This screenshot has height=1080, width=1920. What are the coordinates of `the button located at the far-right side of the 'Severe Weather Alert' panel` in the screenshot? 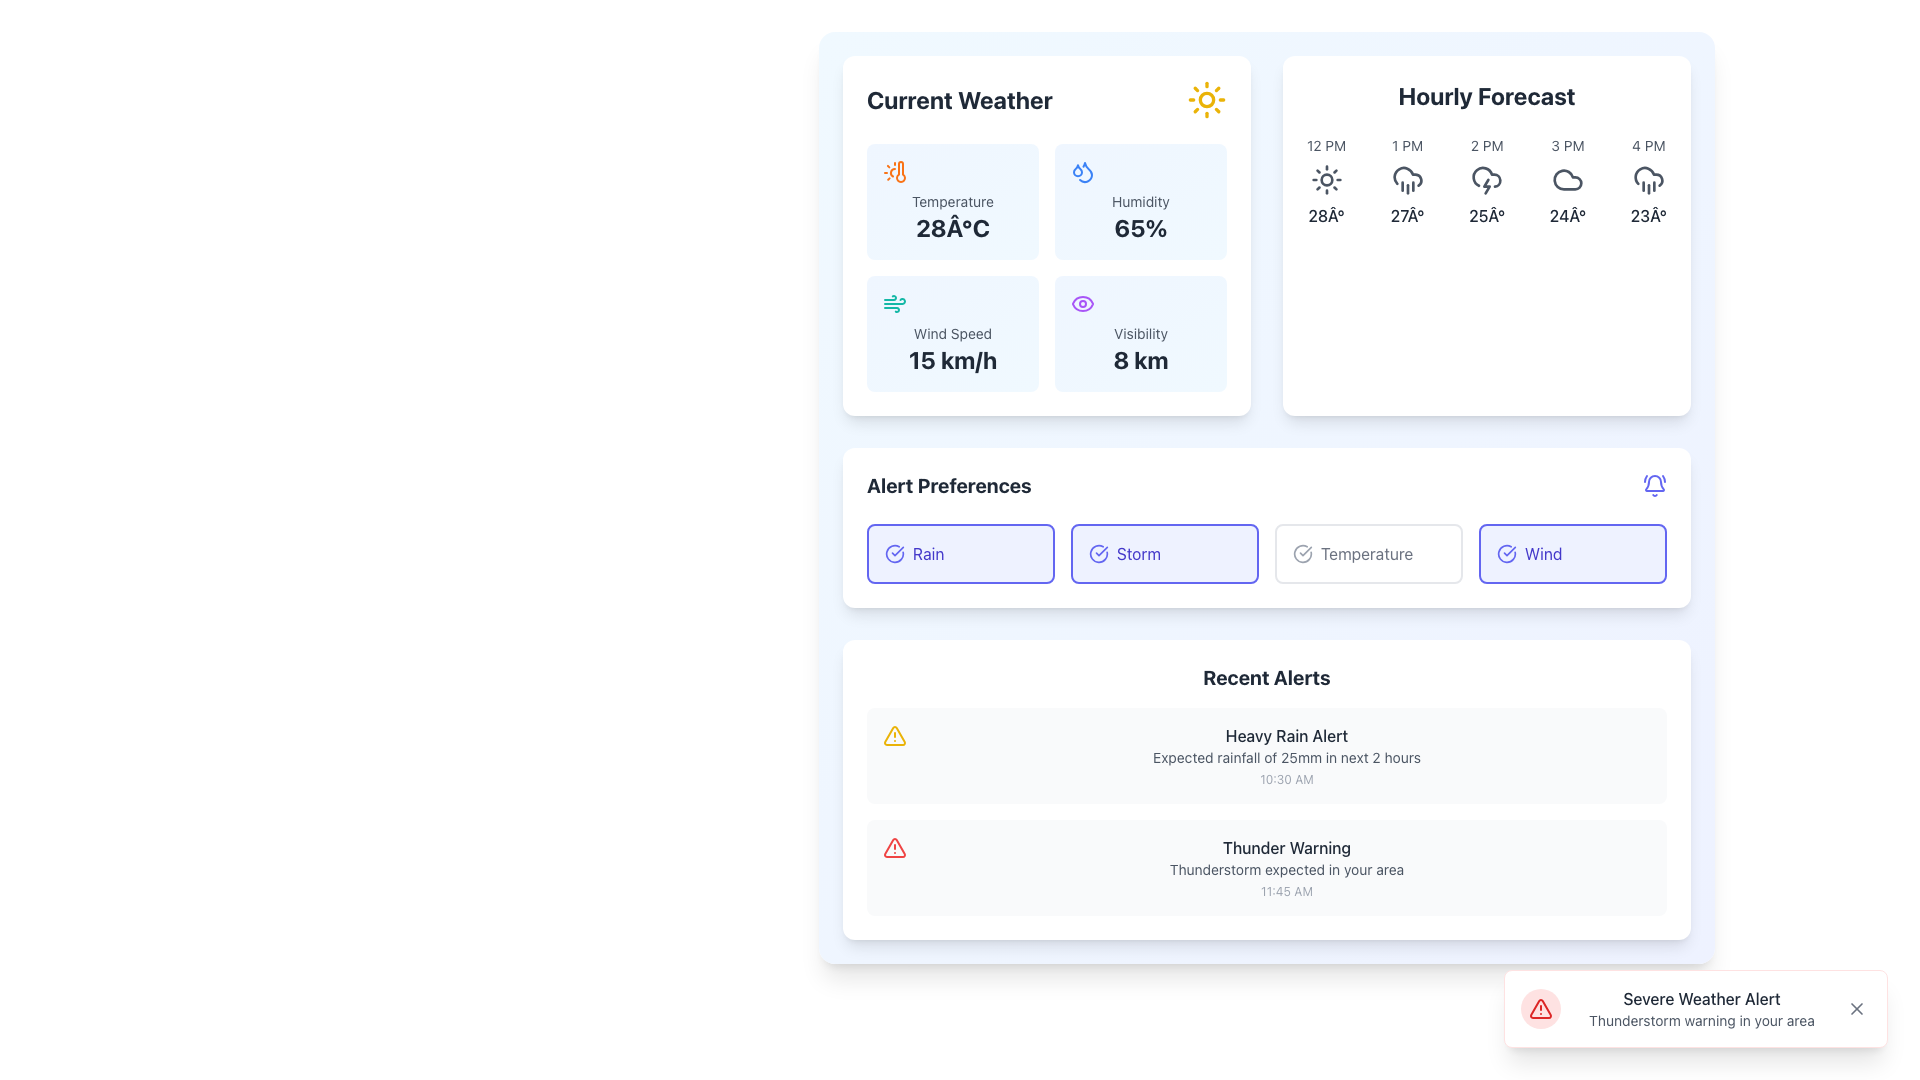 It's located at (1856, 1009).